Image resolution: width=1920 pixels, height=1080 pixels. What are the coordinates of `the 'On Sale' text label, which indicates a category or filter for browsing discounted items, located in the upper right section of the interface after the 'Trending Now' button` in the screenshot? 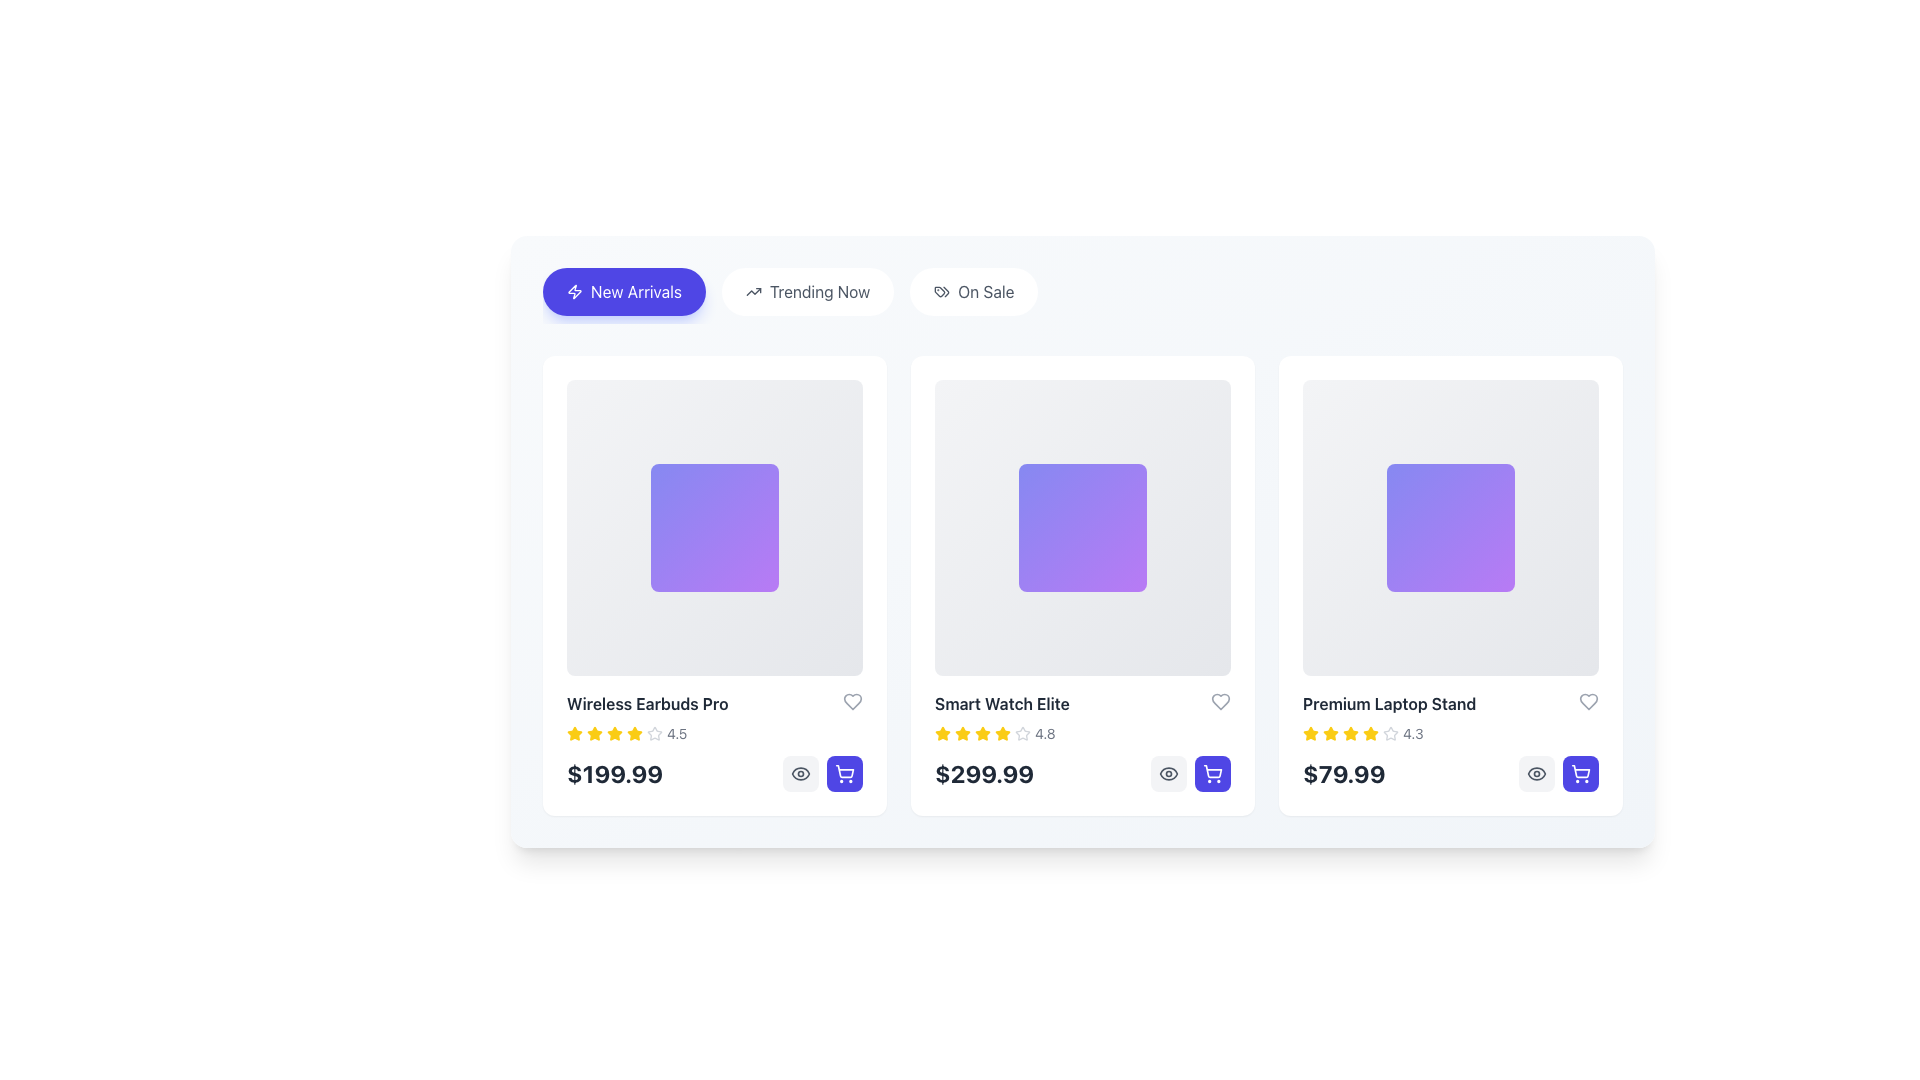 It's located at (986, 292).